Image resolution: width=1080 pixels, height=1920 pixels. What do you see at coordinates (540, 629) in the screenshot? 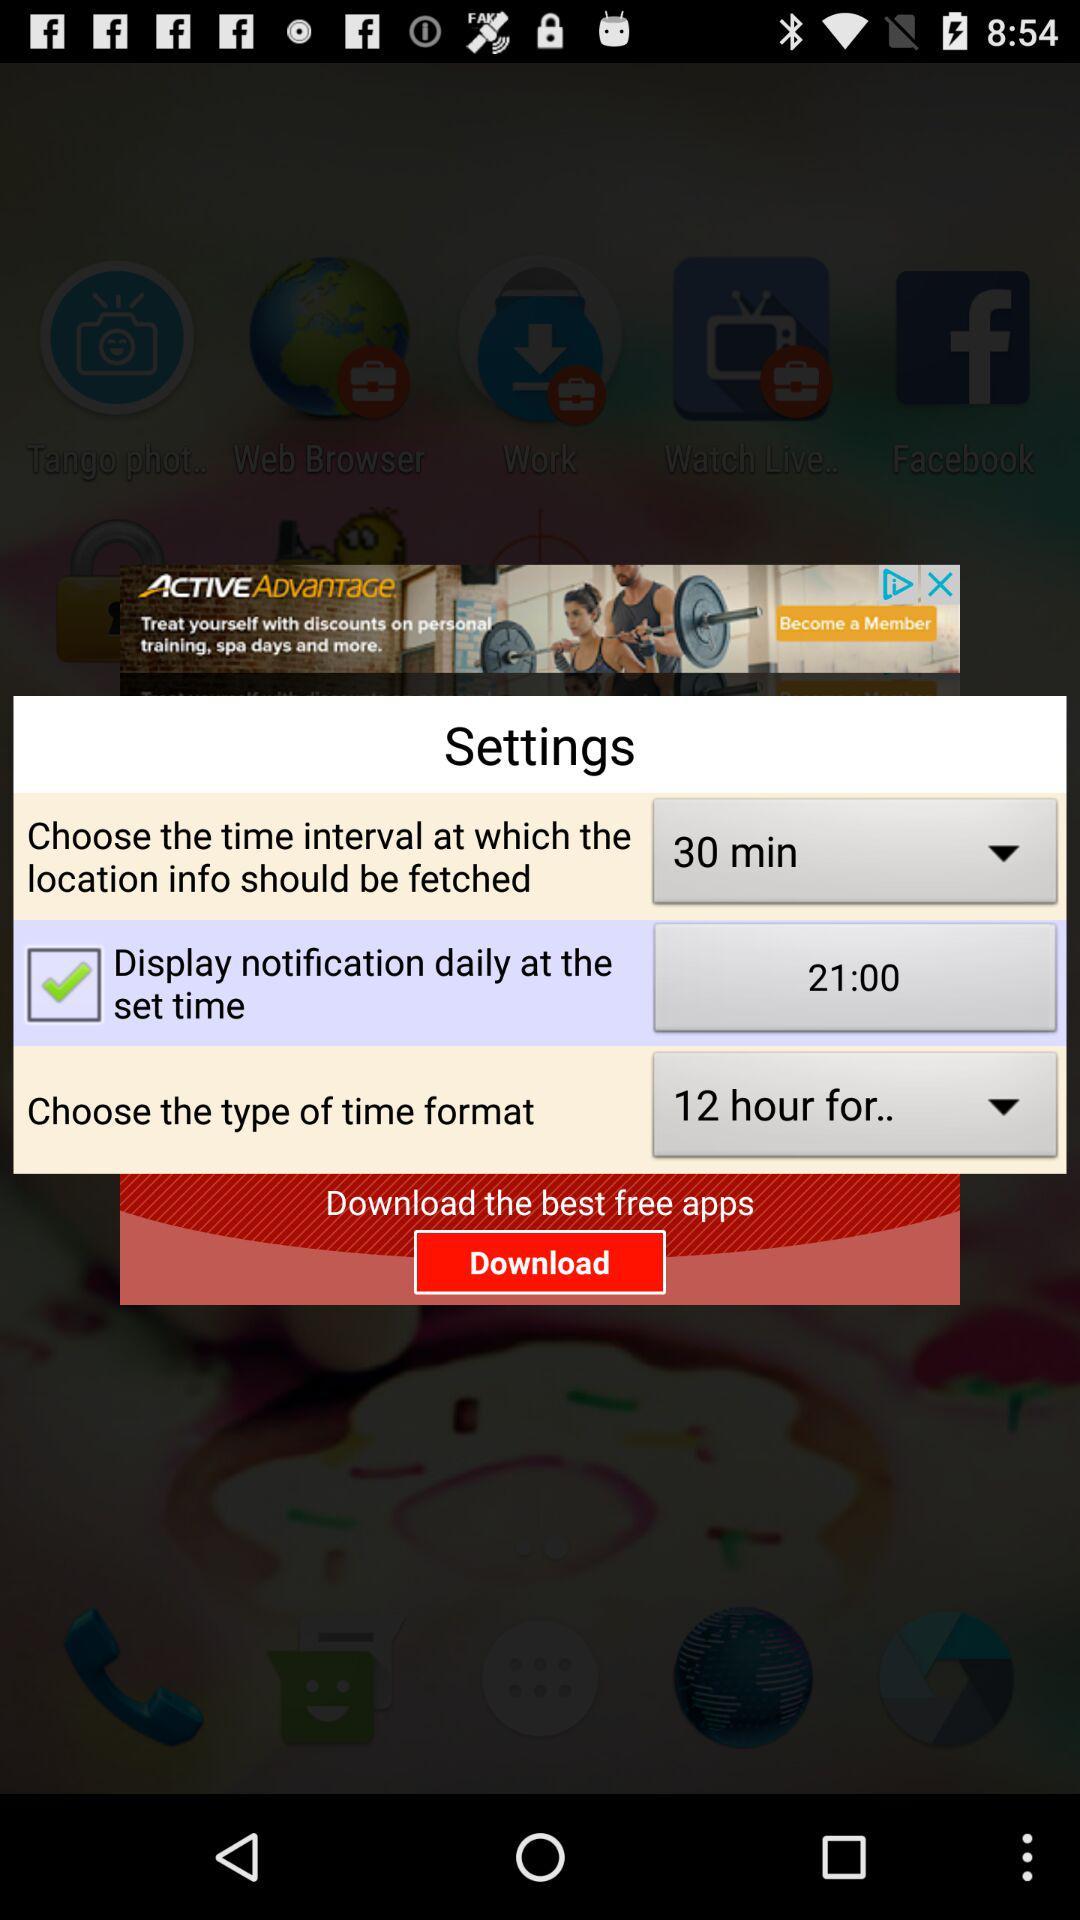
I see `watch advertisement` at bounding box center [540, 629].